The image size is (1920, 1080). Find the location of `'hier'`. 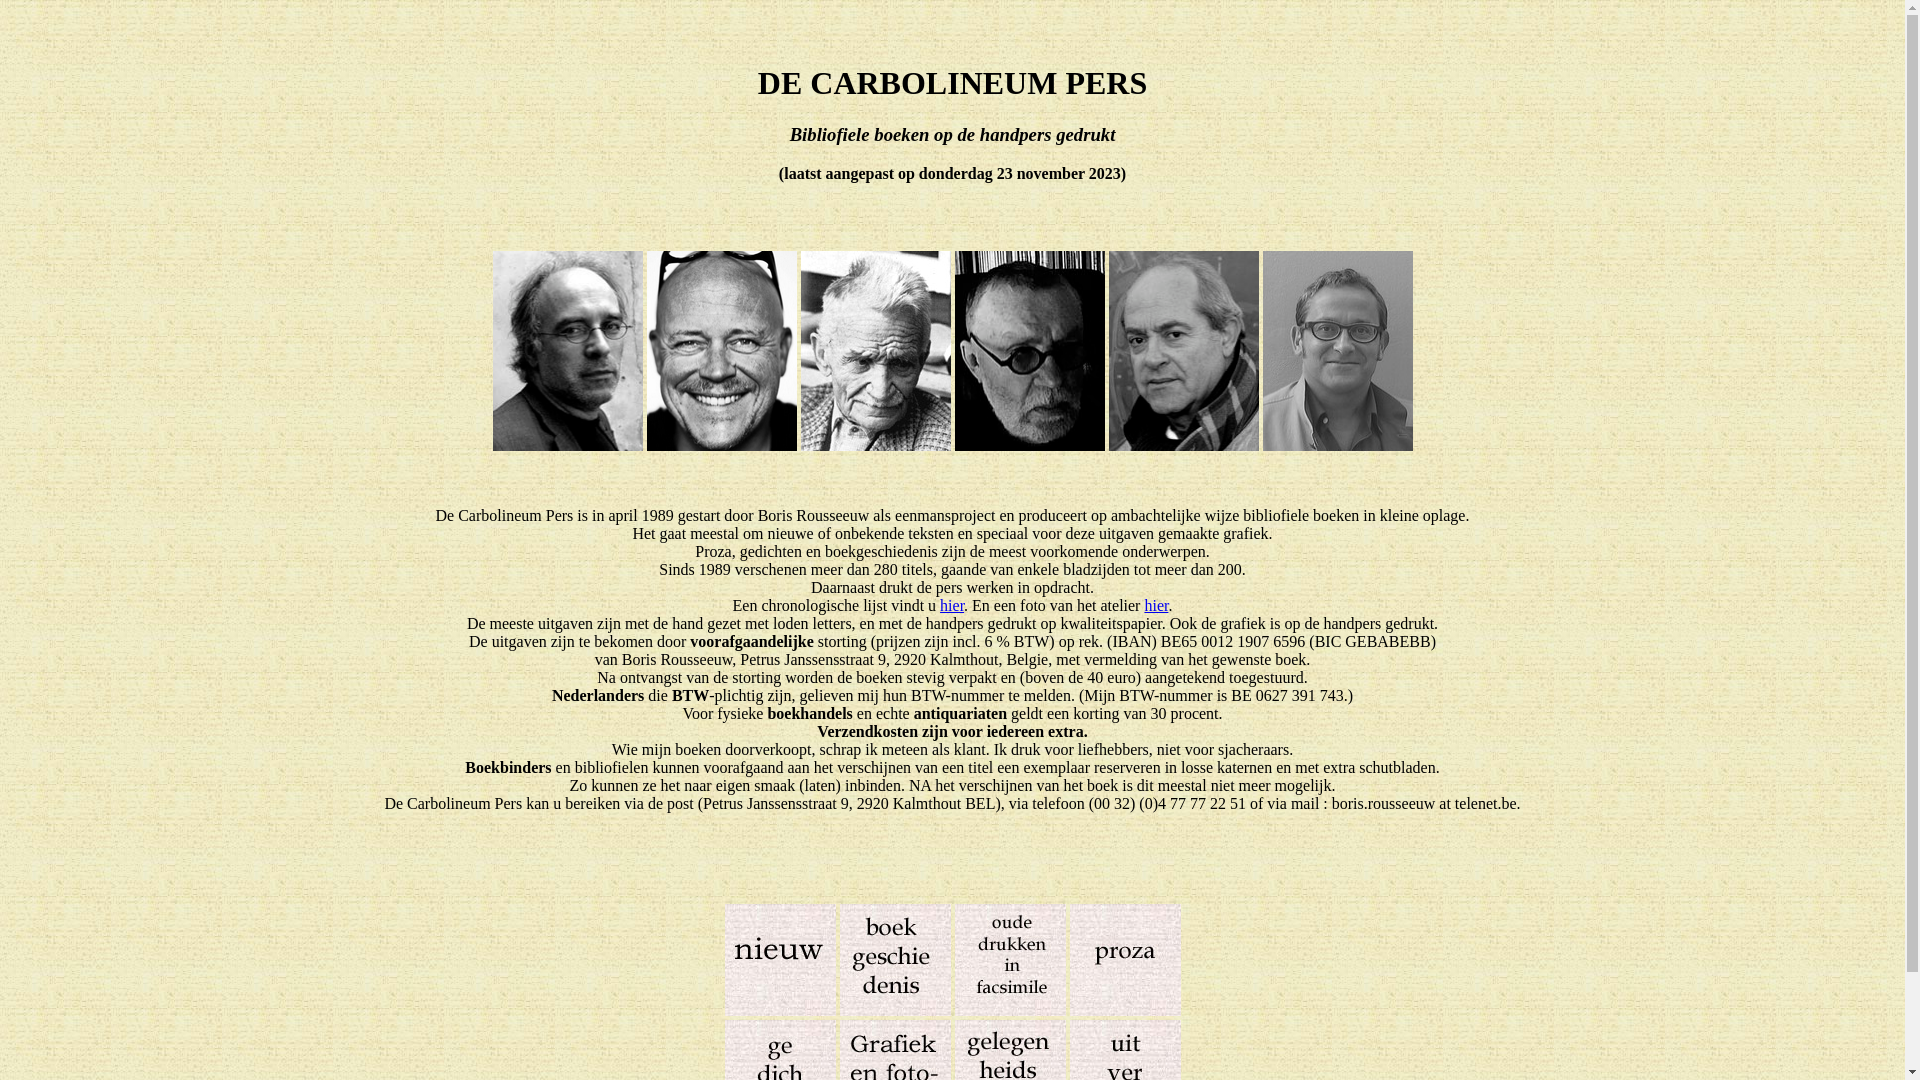

'hier' is located at coordinates (1156, 604).